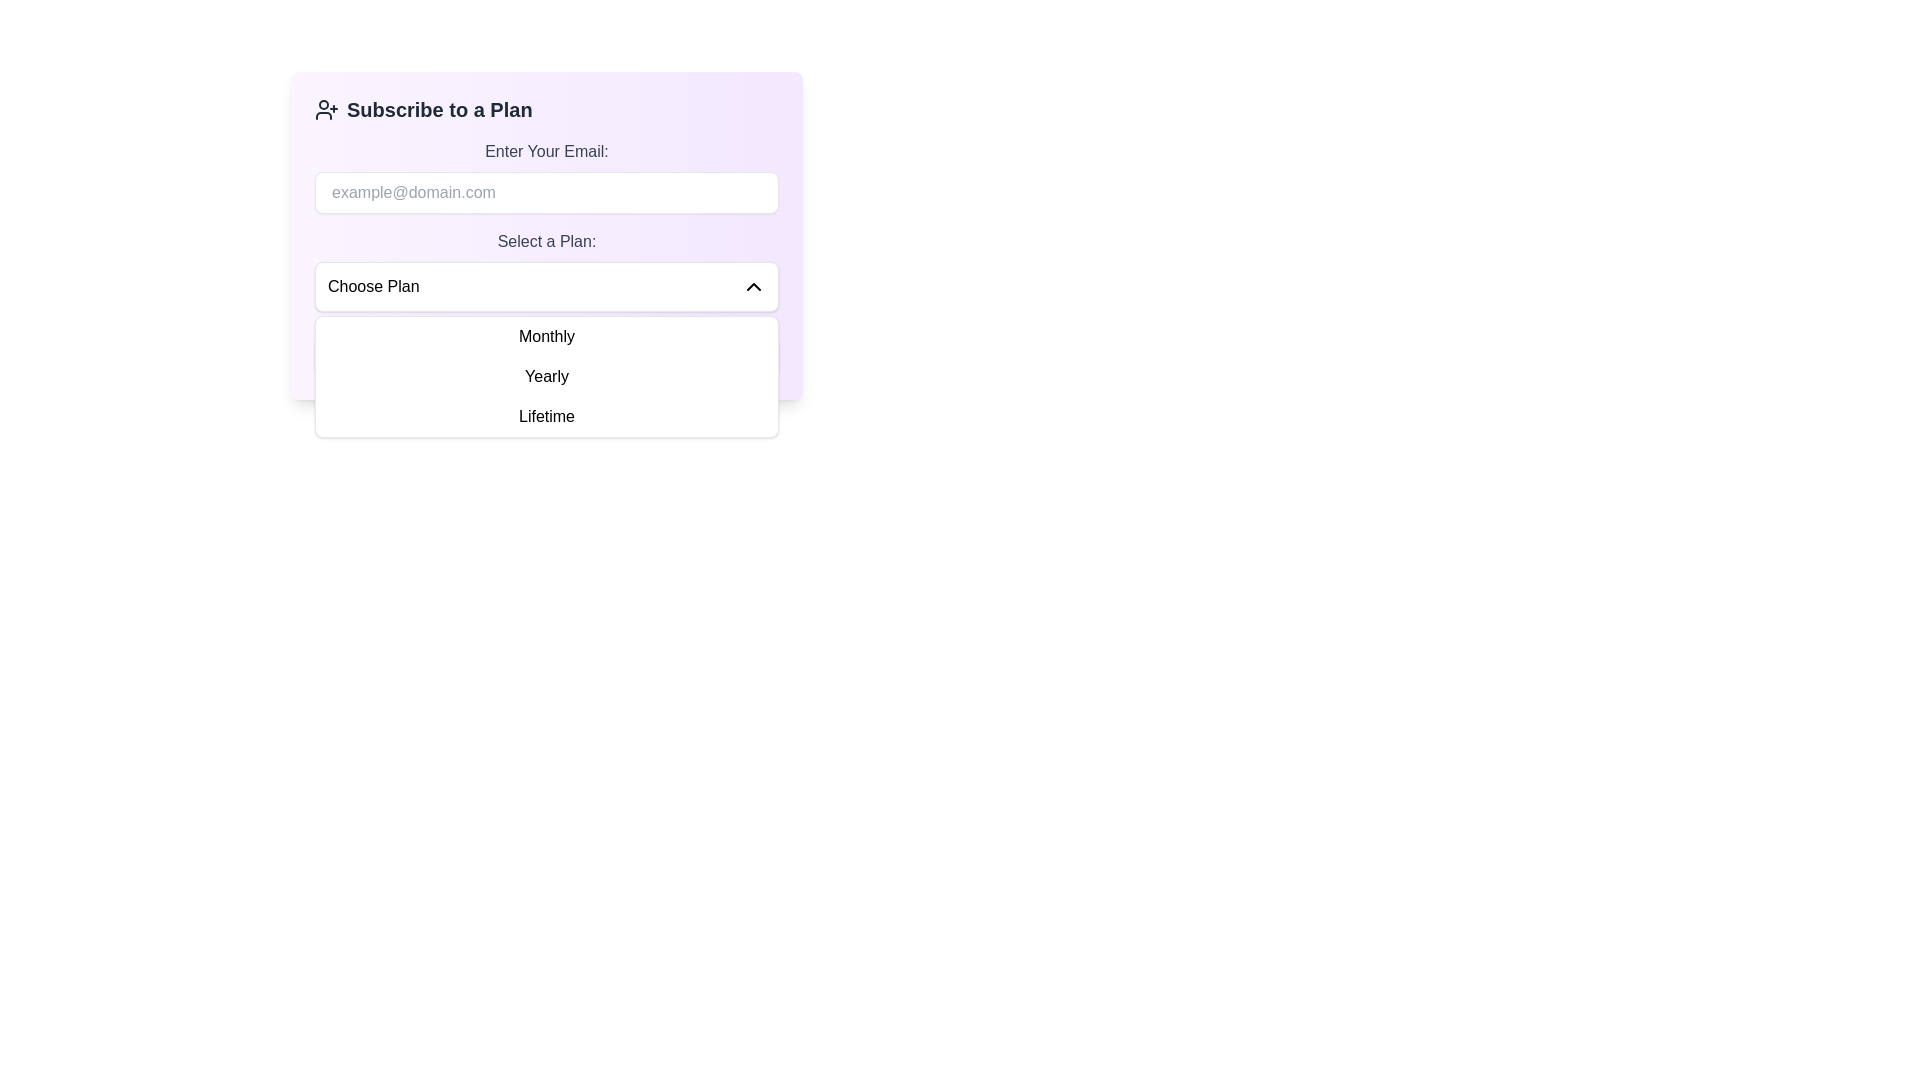 Image resolution: width=1920 pixels, height=1080 pixels. I want to click on the 'Monthly' option in the dropdown menu, which is the first item labeled 'Monthly' in black text against a white background, so click(547, 335).